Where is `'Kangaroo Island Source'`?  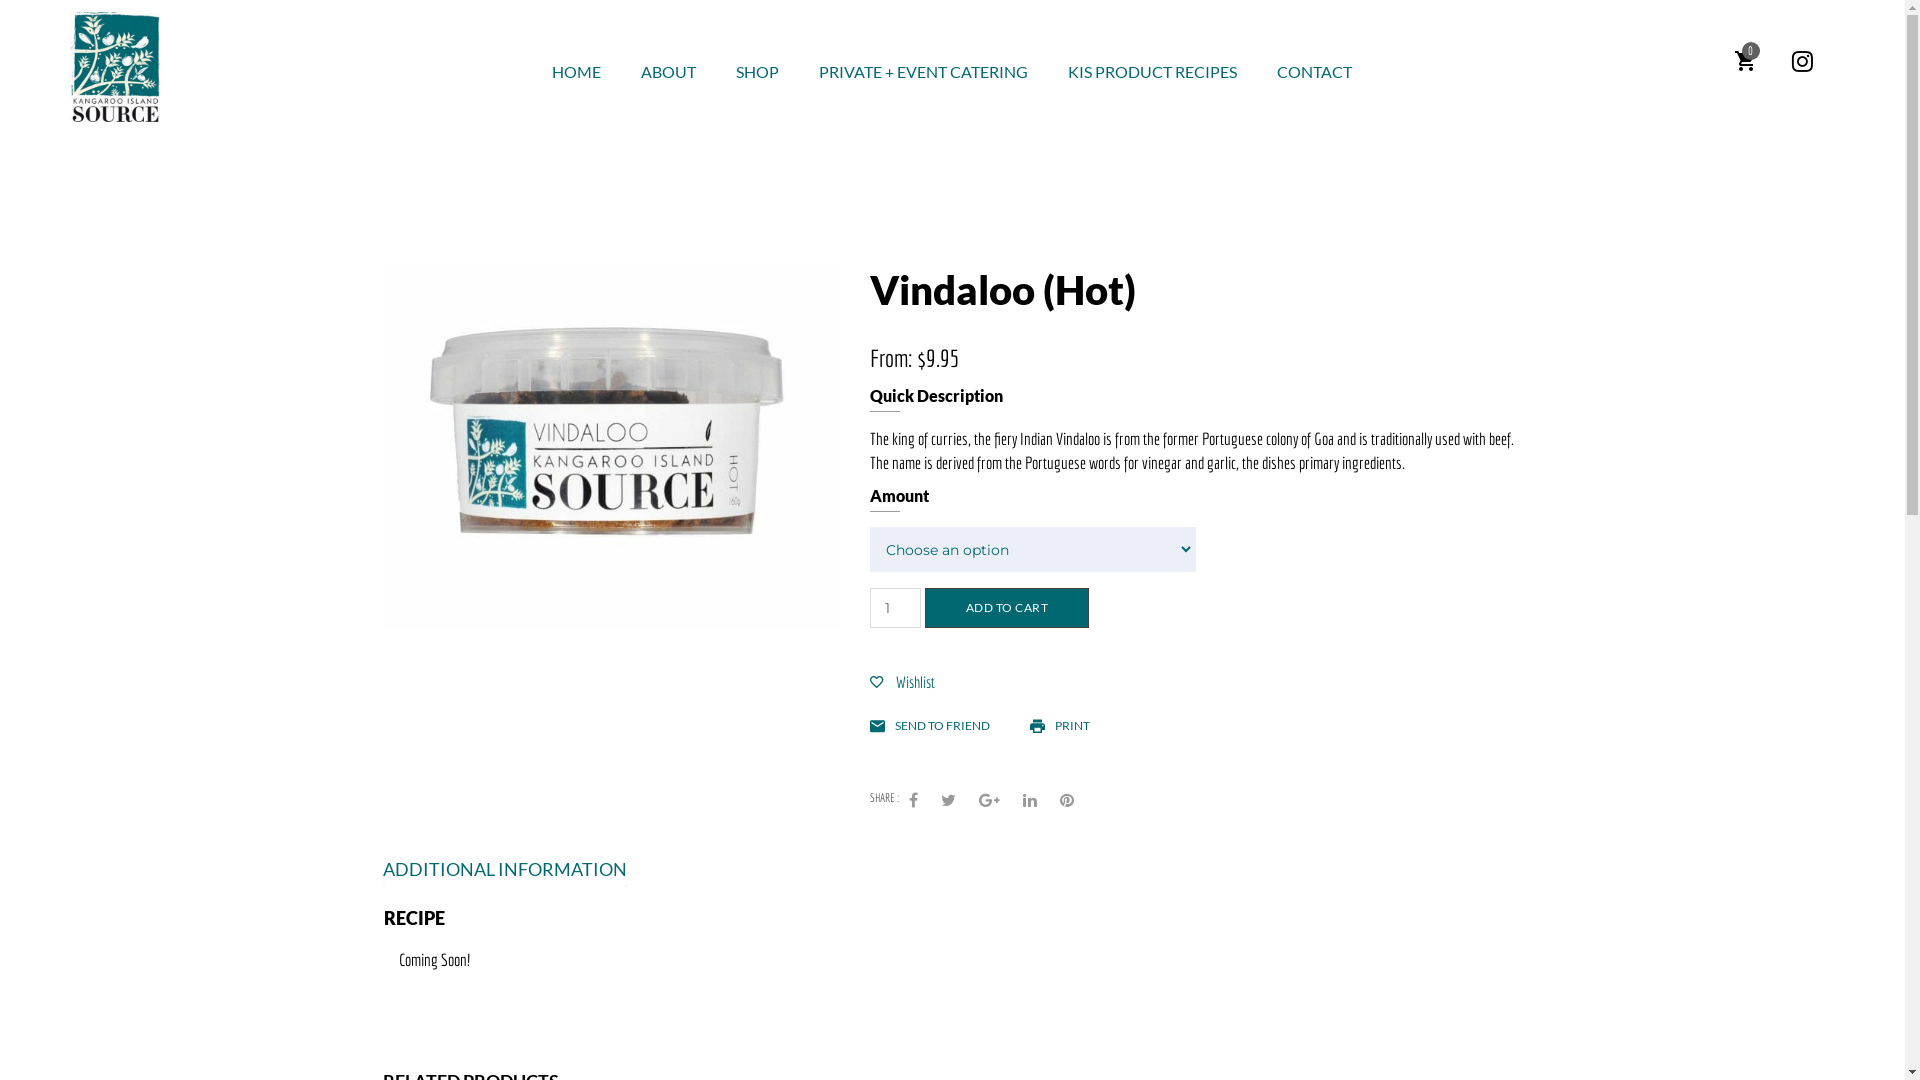
'Kangaroo Island Source' is located at coordinates (70, 65).